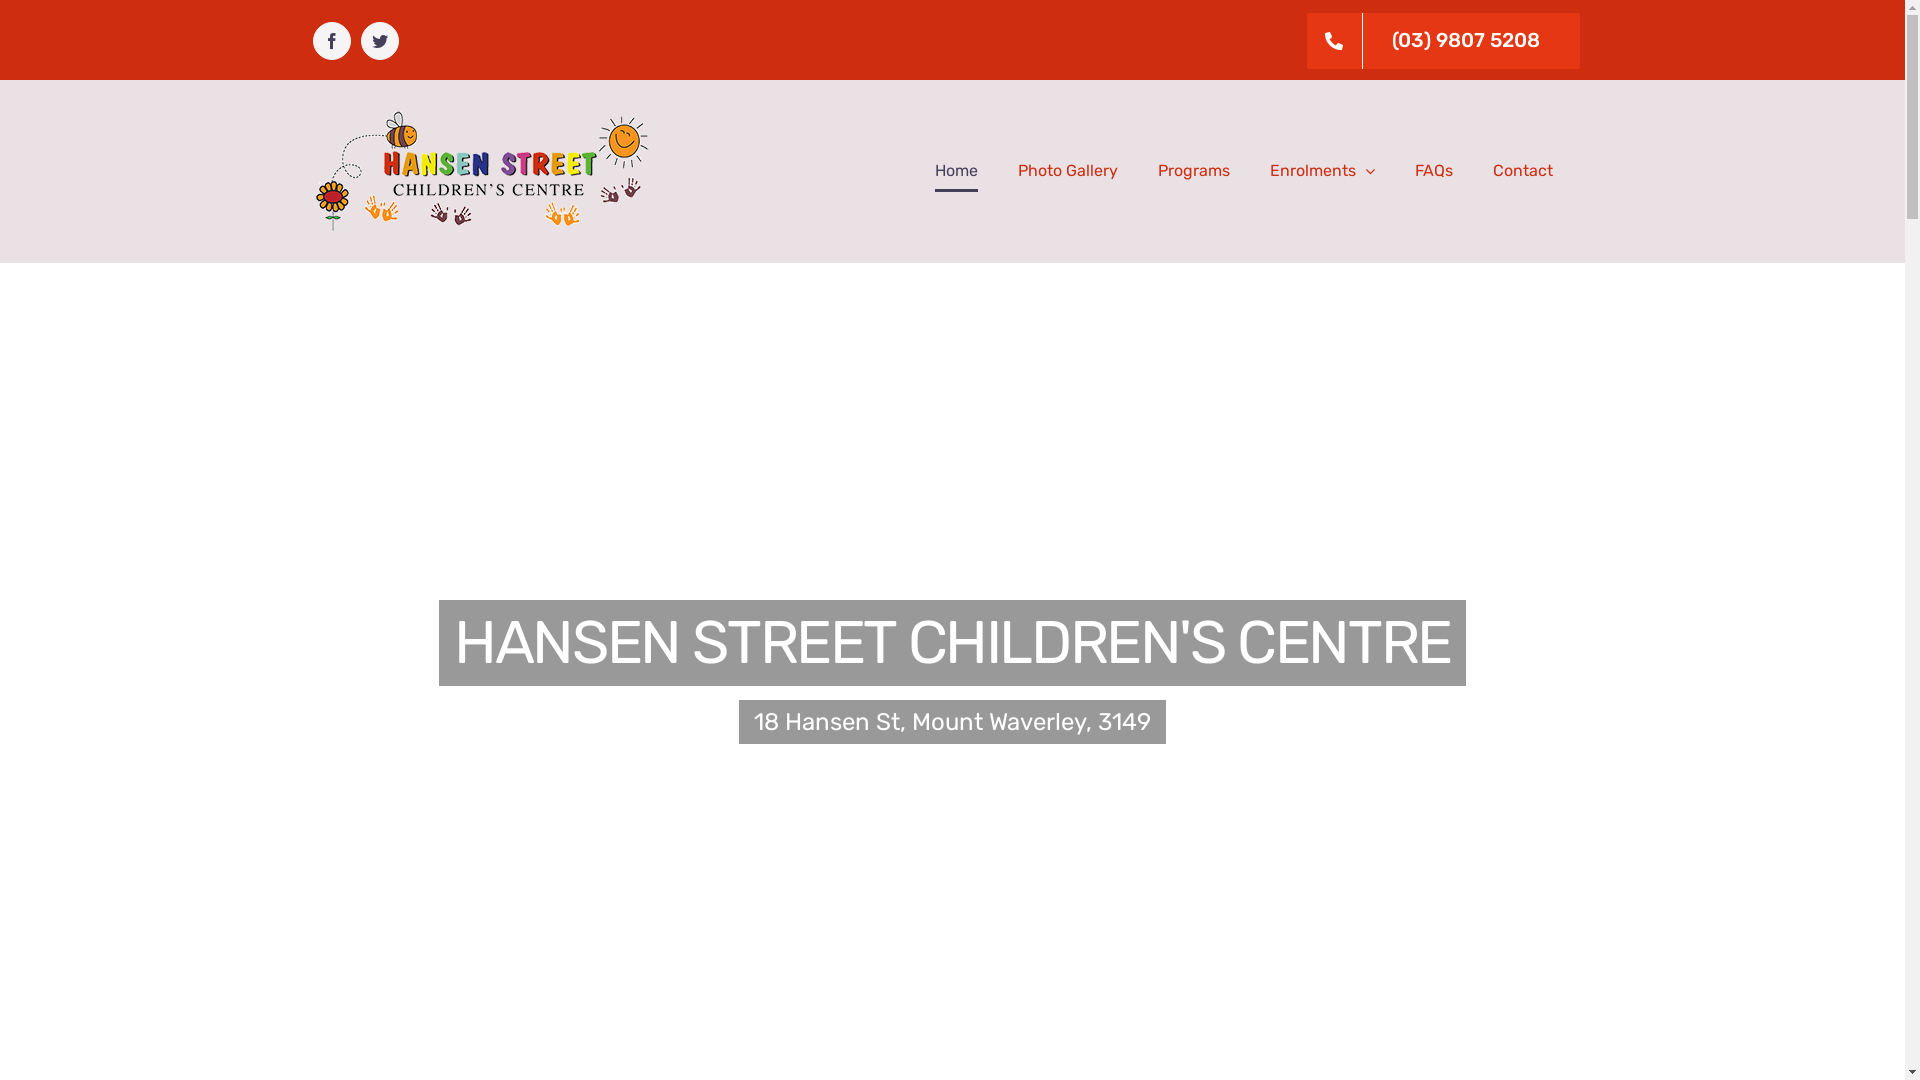 This screenshot has height=1080, width=1920. Describe the element at coordinates (1294, 41) in the screenshot. I see `'(03) 9807 5208'` at that location.